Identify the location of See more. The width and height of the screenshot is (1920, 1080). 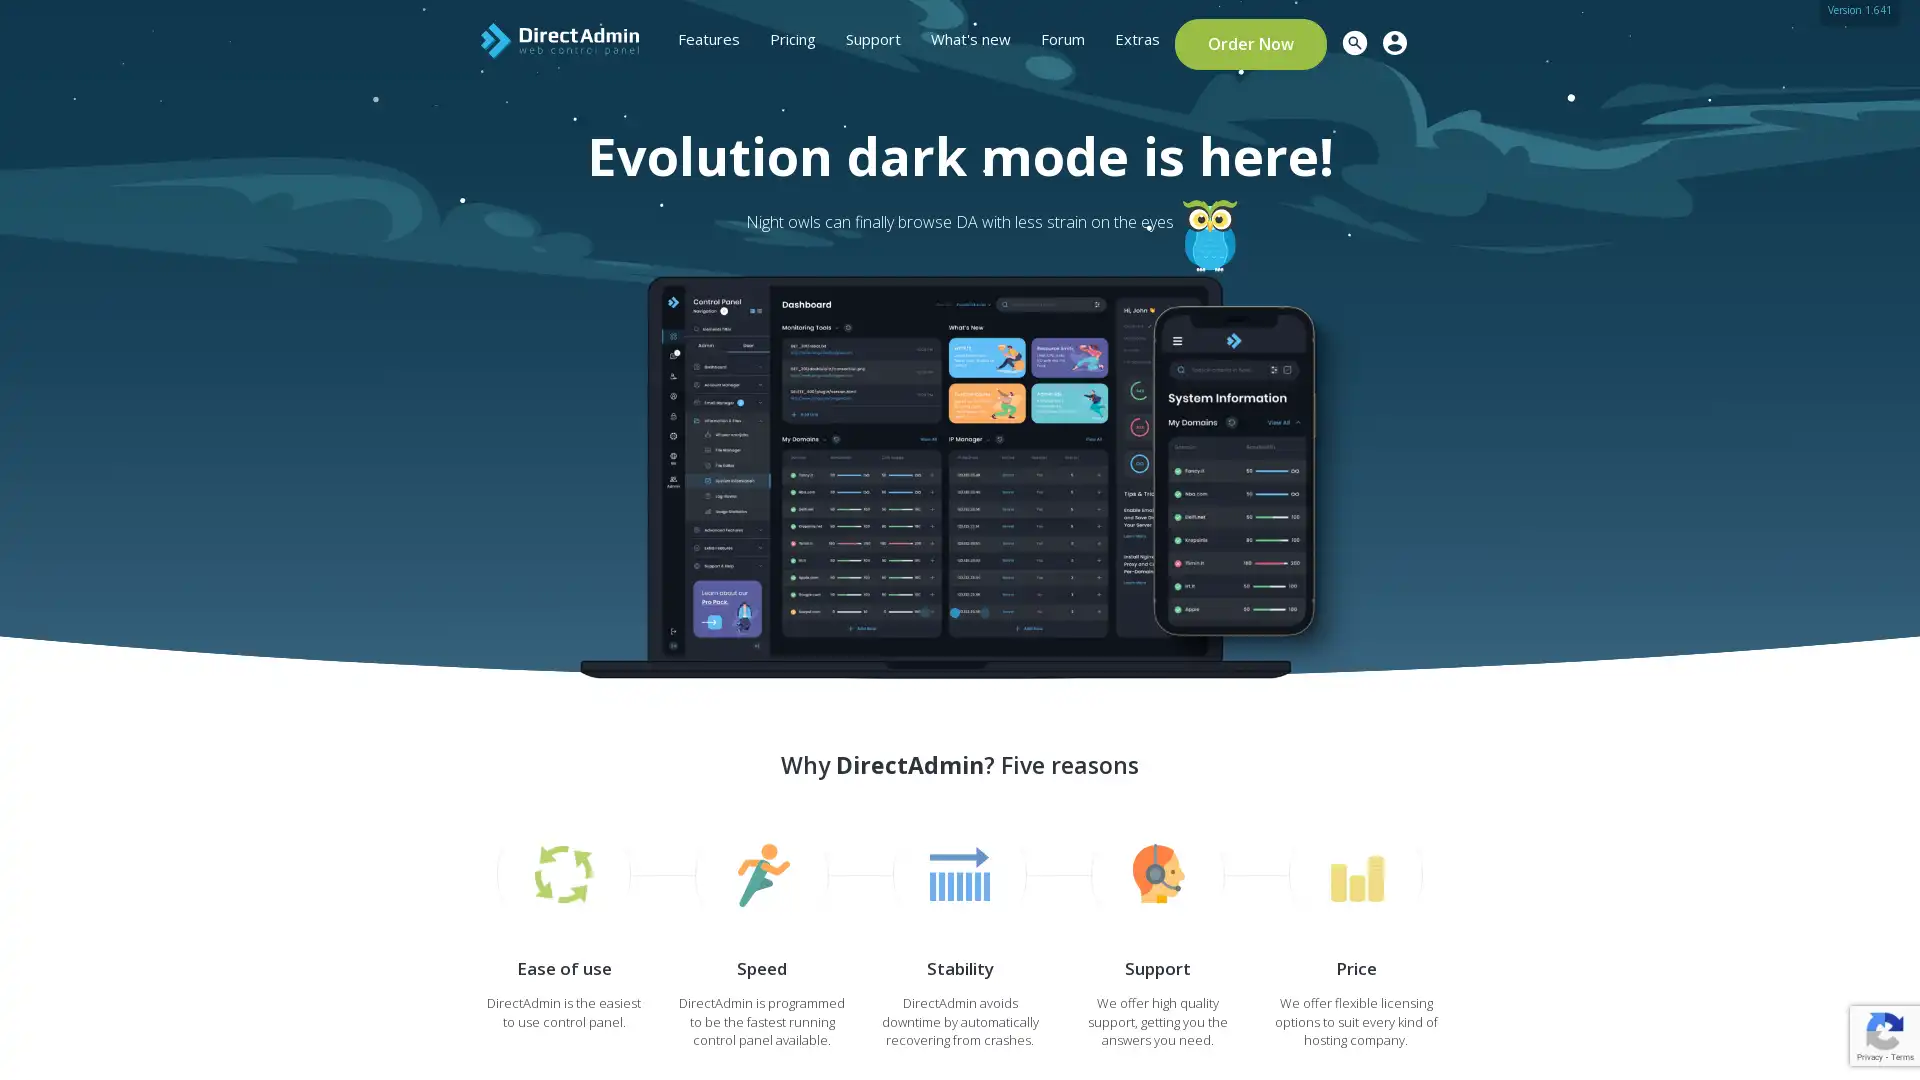
(451, 443).